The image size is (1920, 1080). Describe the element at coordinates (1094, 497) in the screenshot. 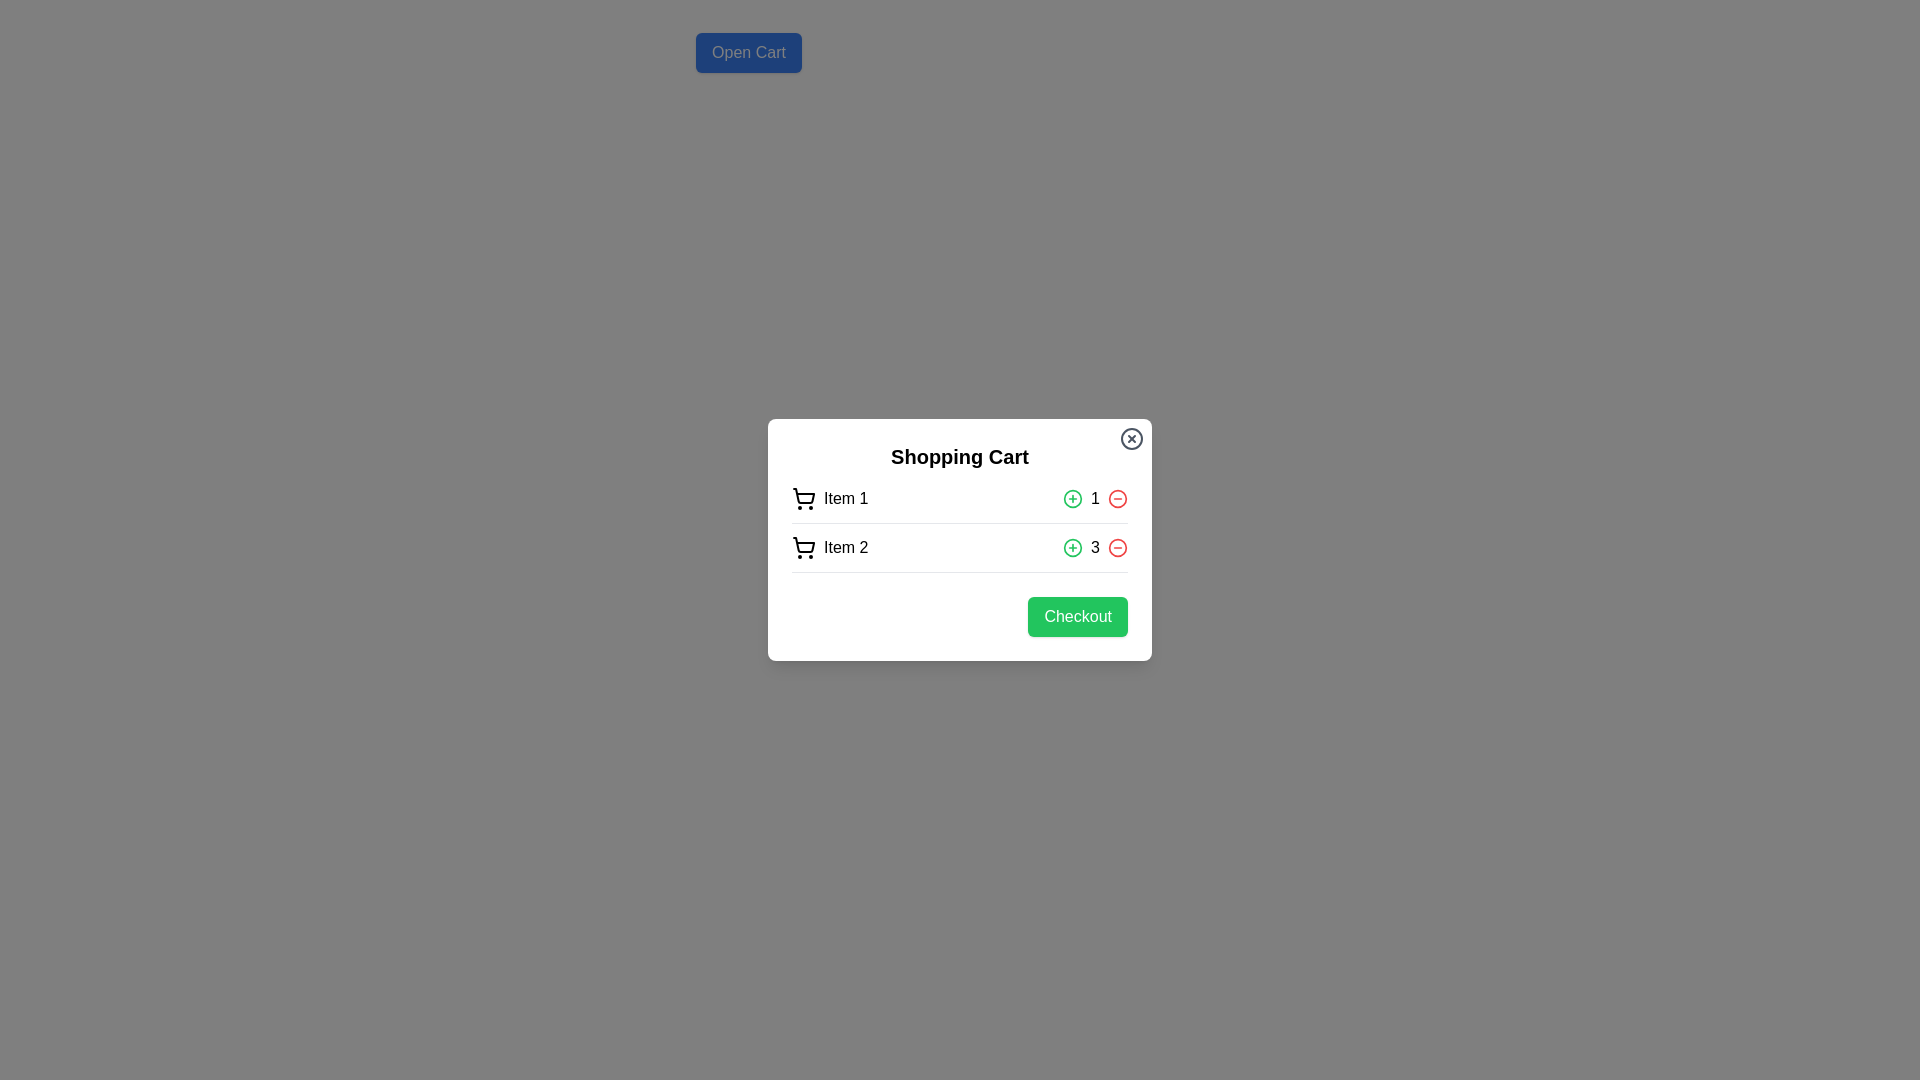

I see `the static text displaying the numeric character '1' located in the shopping cart interface, positioned between the '+' and '-' buttons of 'Item 1'` at that location.